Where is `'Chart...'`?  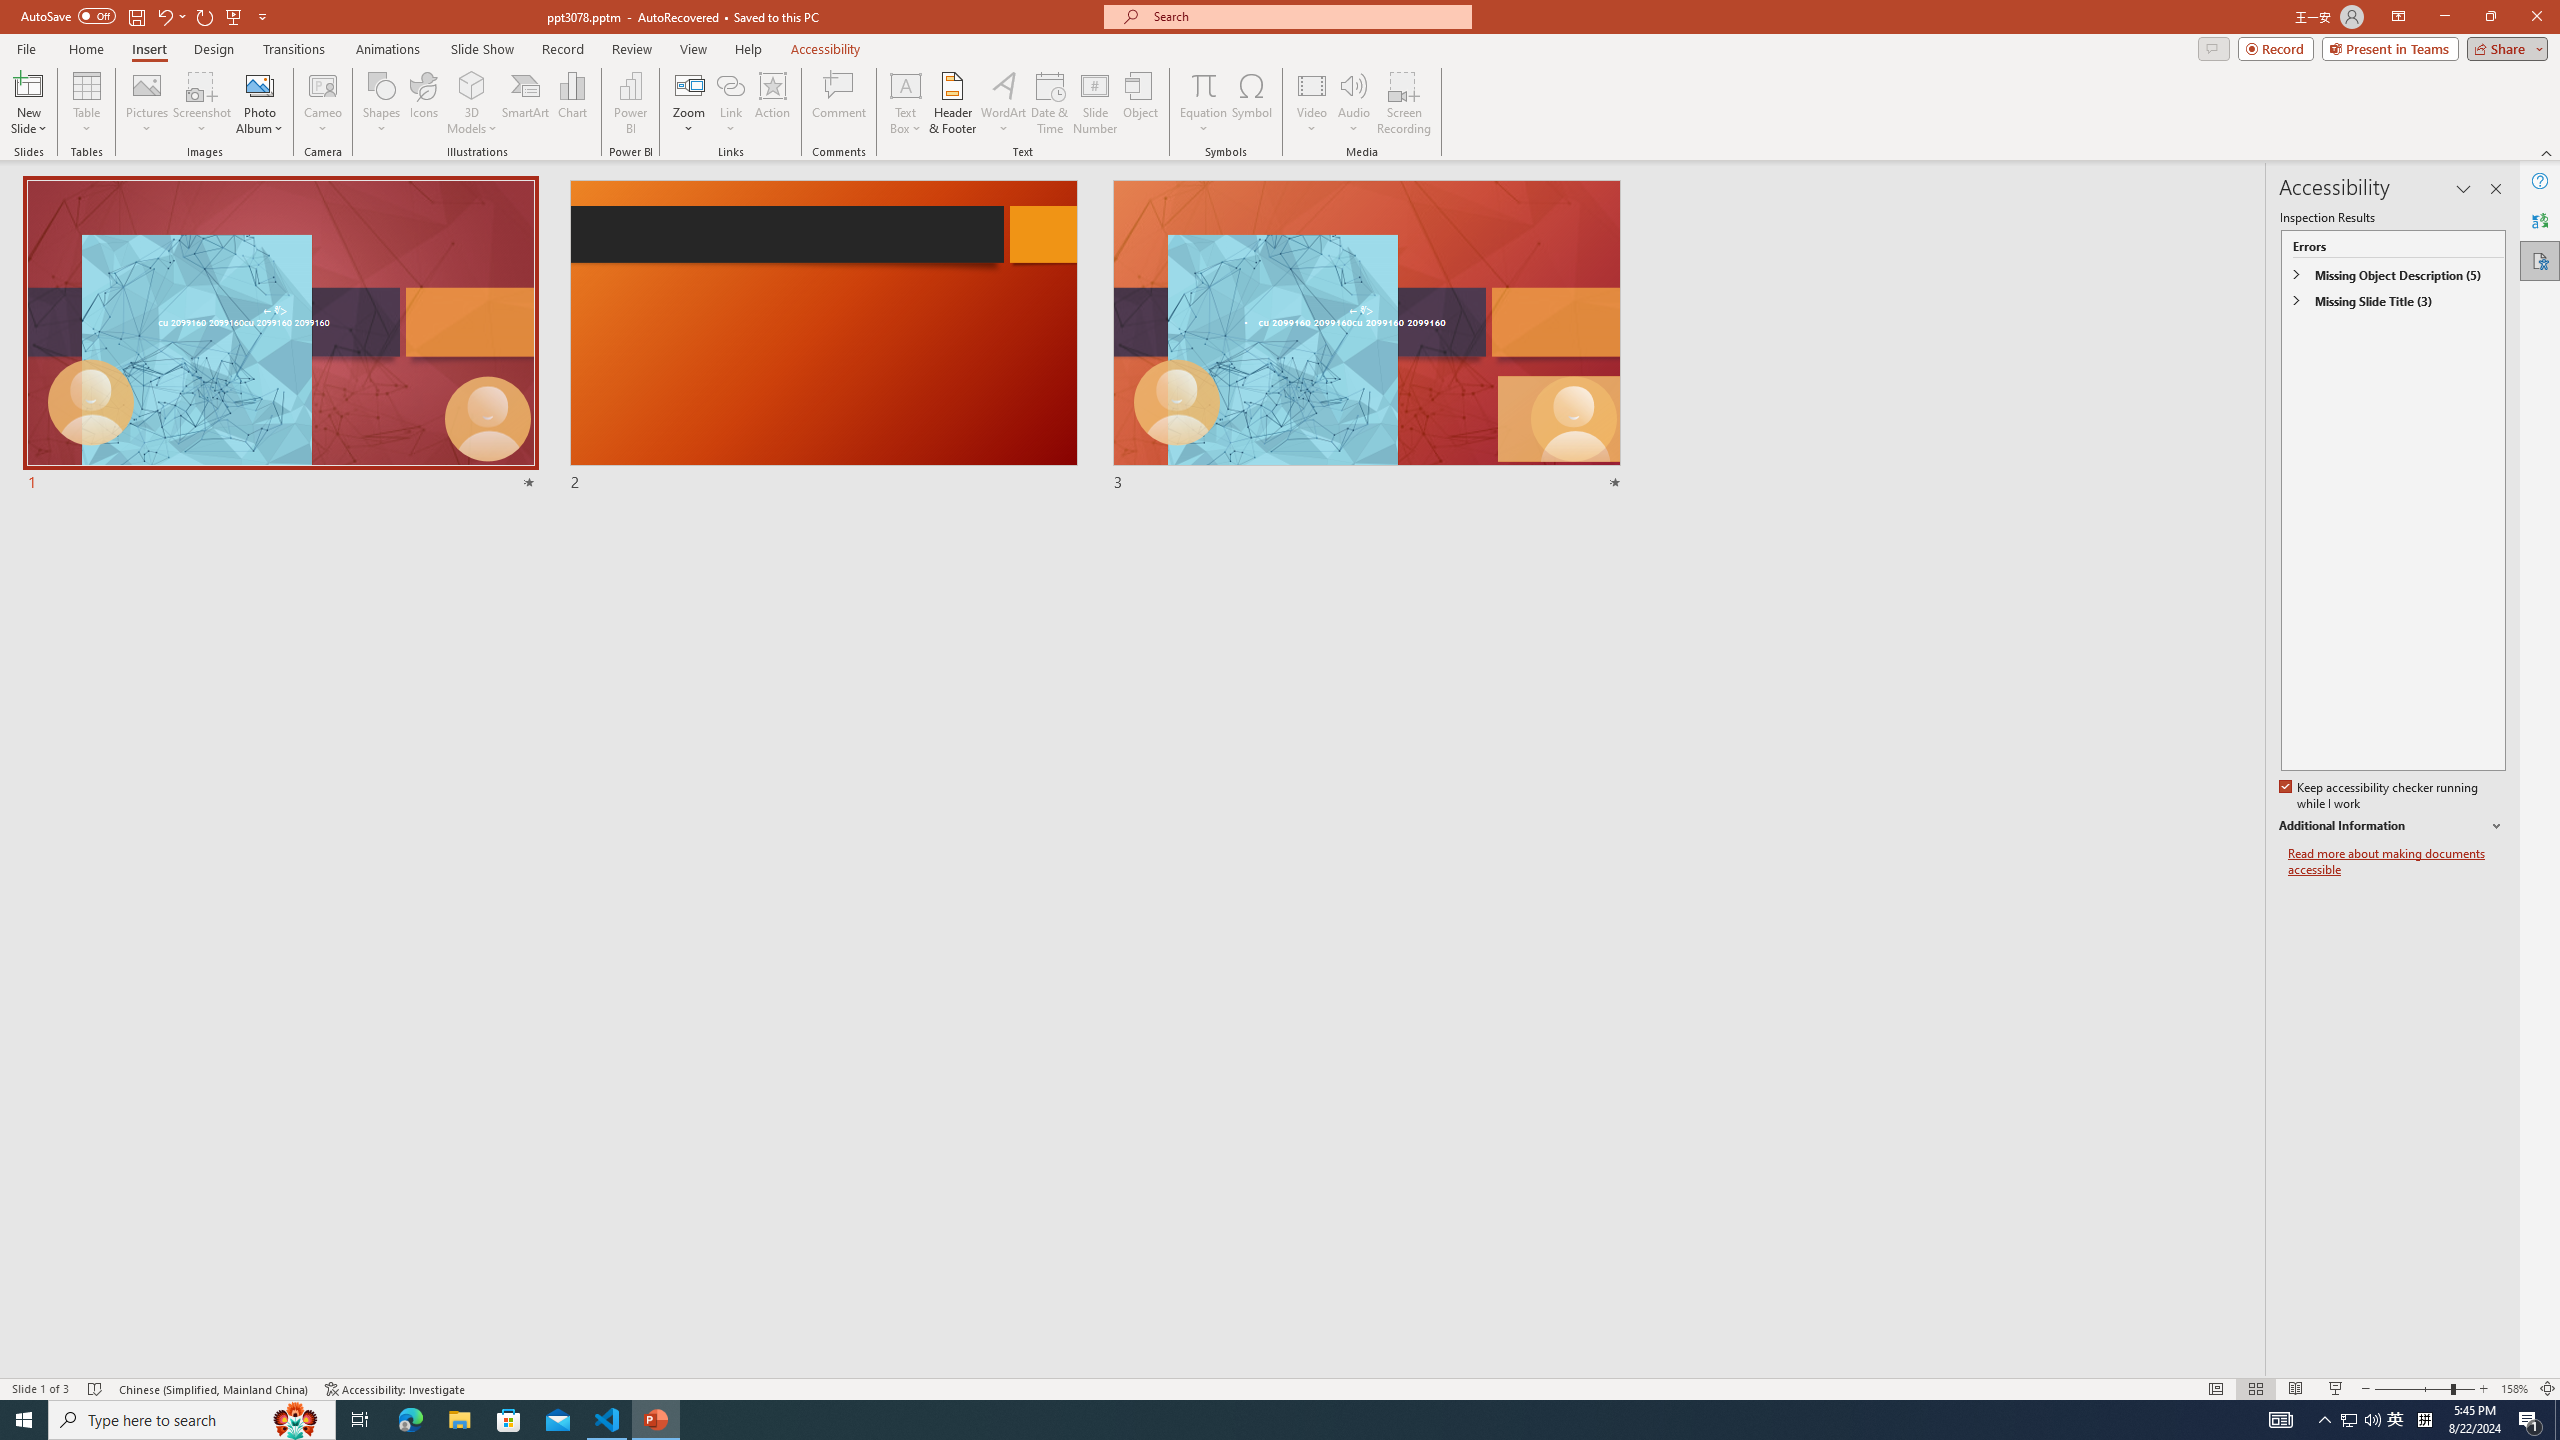 'Chart...' is located at coordinates (572, 103).